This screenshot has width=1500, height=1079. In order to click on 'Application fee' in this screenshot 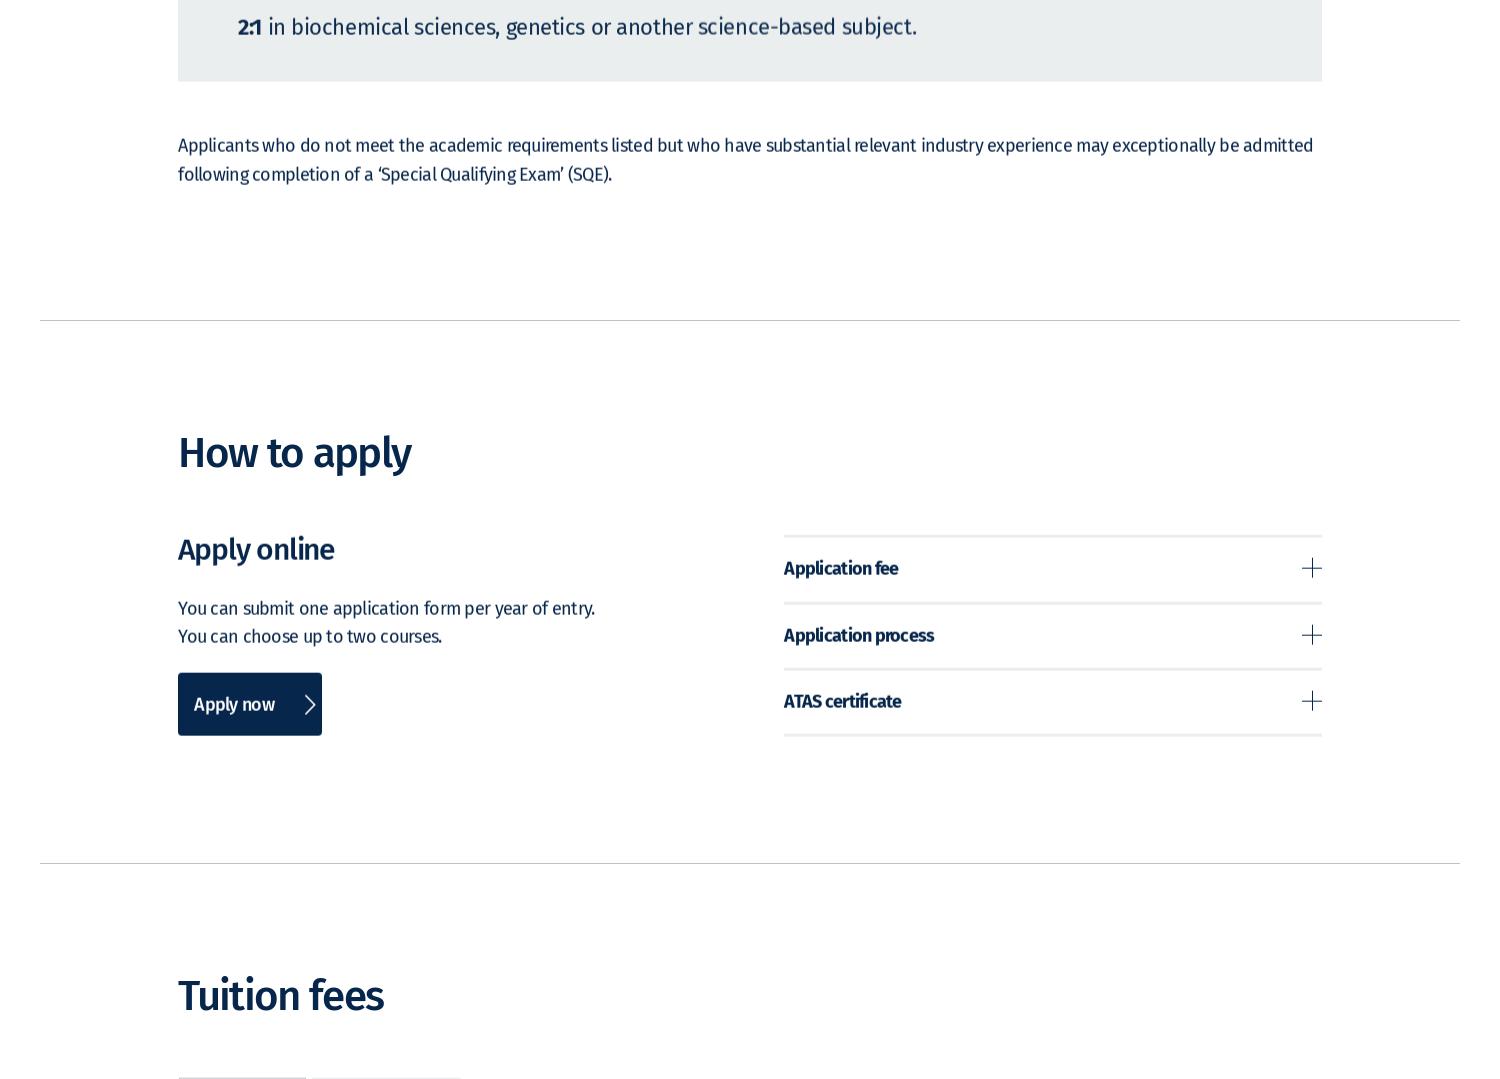, I will do `click(840, 597)`.